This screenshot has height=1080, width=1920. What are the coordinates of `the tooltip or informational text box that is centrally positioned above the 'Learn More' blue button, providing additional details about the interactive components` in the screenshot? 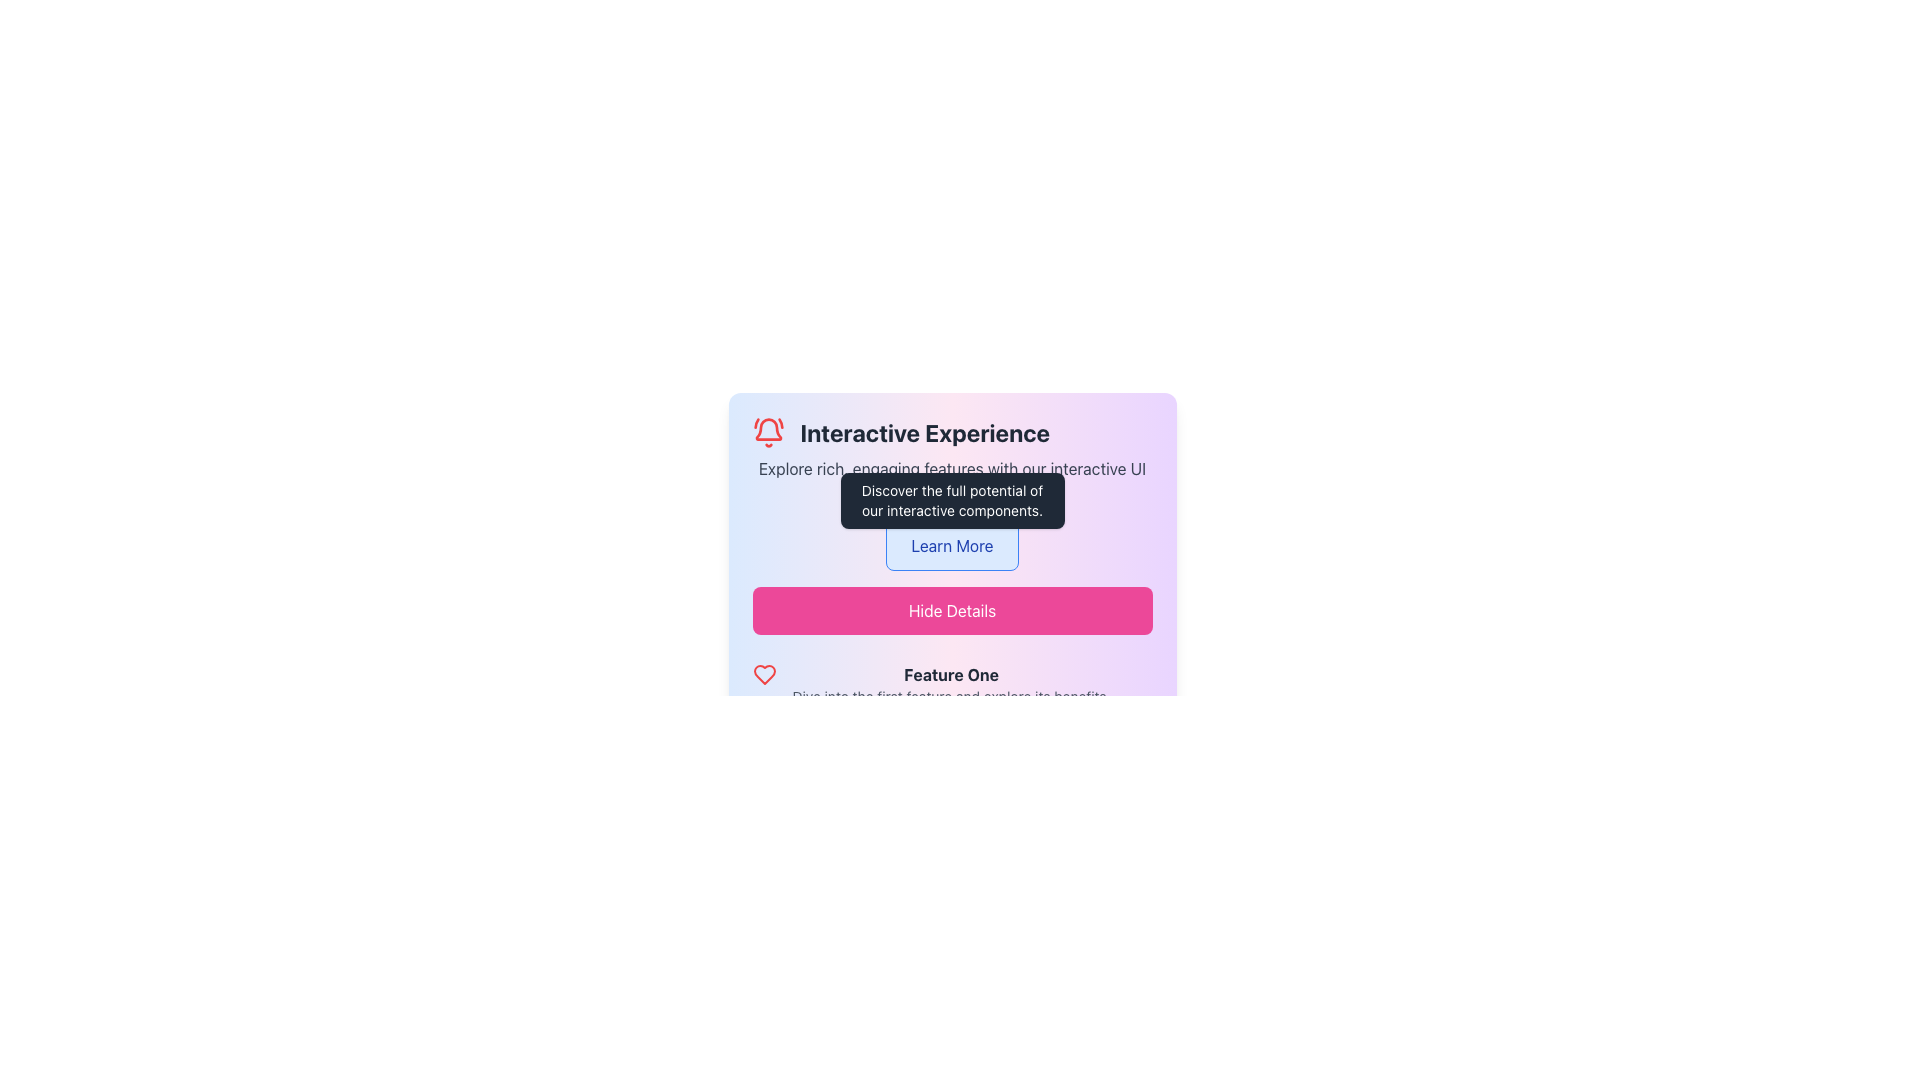 It's located at (951, 500).